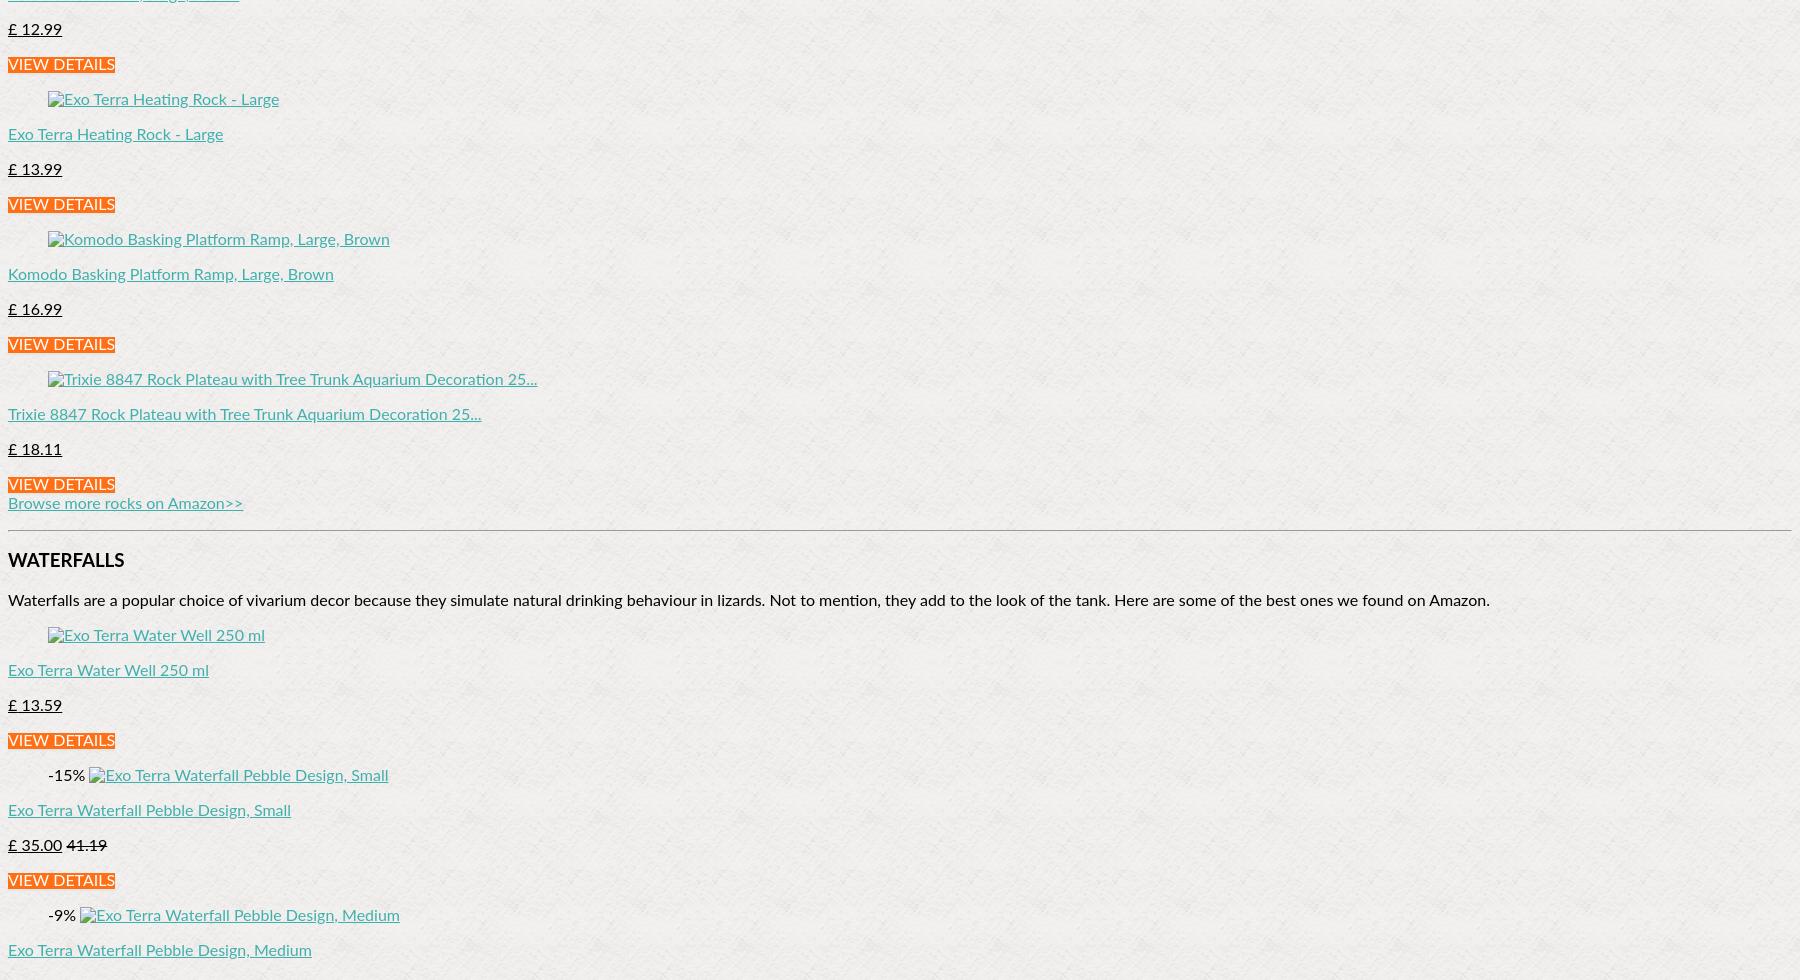  I want to click on 'Exo Terra Waterfall Pebble Design, Small', so click(149, 811).